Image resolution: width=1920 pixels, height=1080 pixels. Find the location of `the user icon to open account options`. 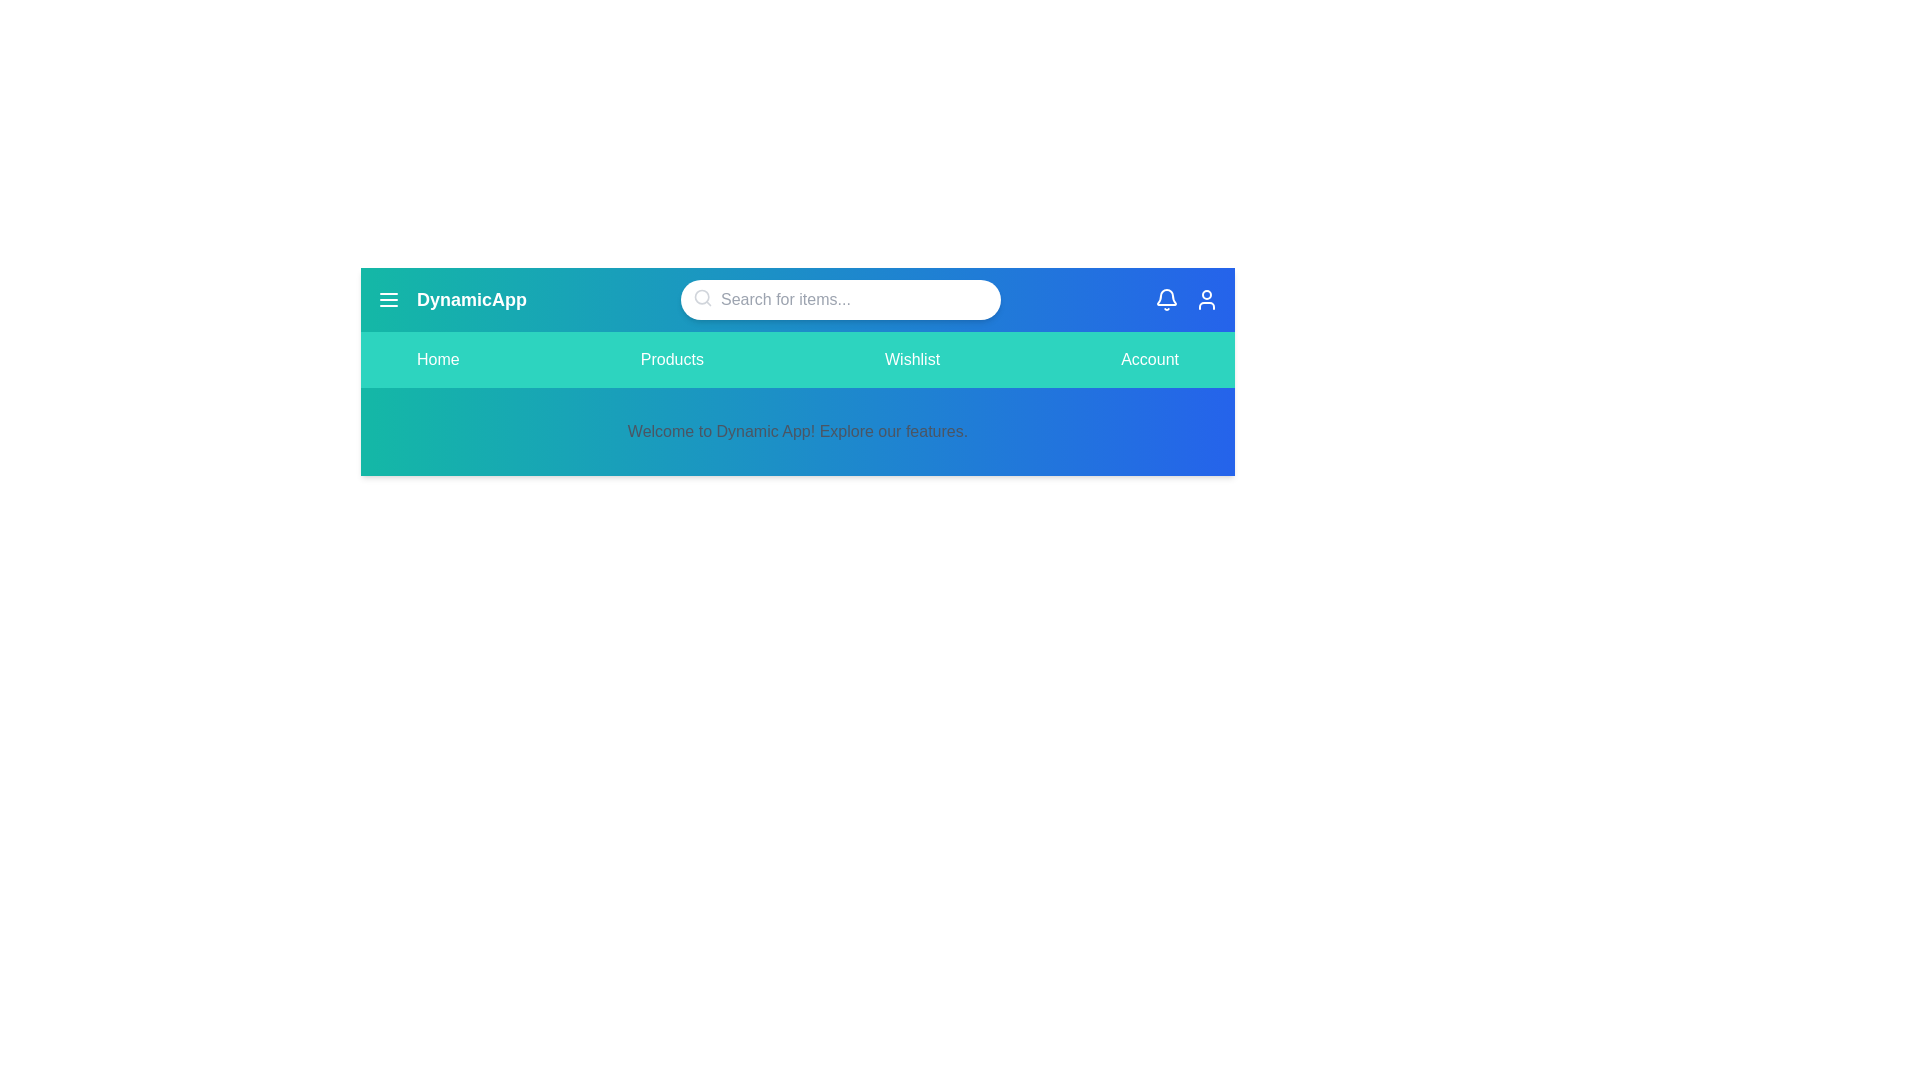

the user icon to open account options is located at coordinates (1205, 300).